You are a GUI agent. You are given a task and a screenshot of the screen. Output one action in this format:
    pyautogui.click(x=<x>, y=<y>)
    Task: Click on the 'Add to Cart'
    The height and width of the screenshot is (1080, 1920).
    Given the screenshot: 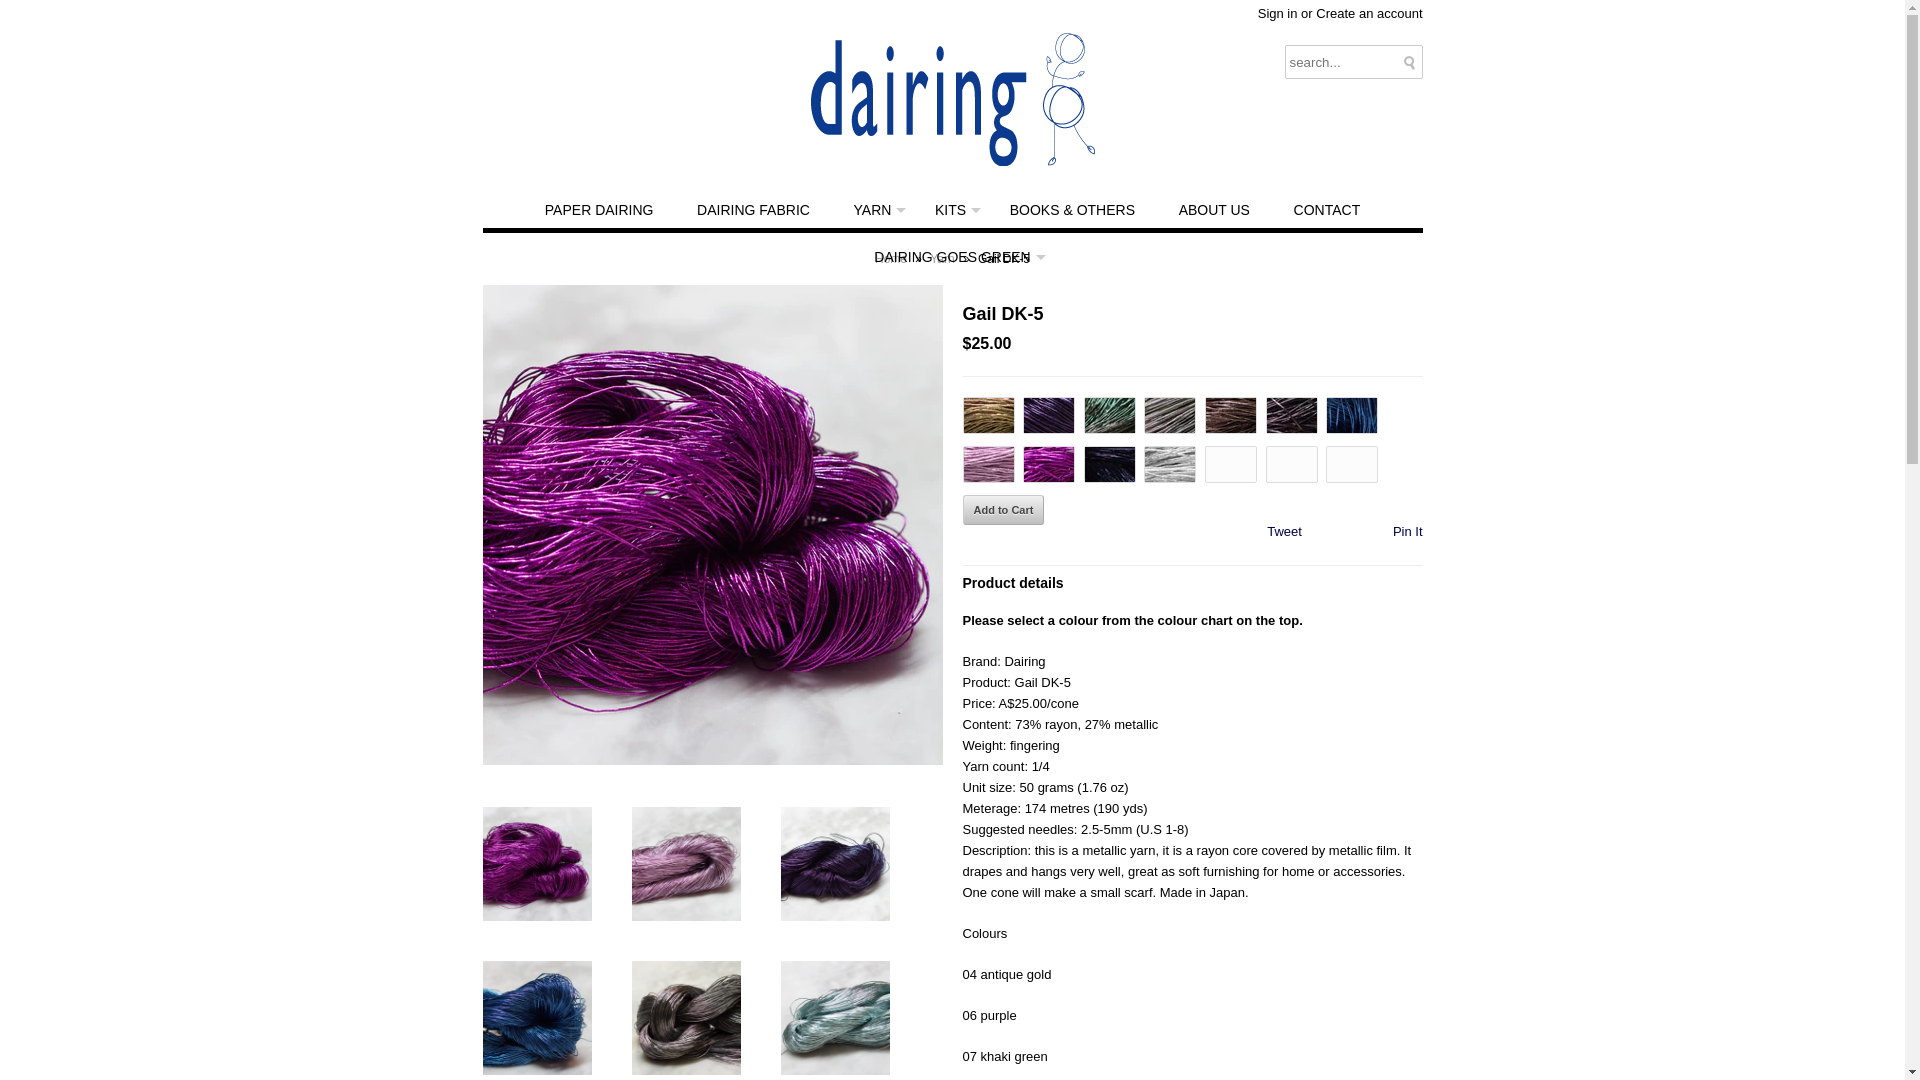 What is the action you would take?
    pyautogui.click(x=1003, y=508)
    